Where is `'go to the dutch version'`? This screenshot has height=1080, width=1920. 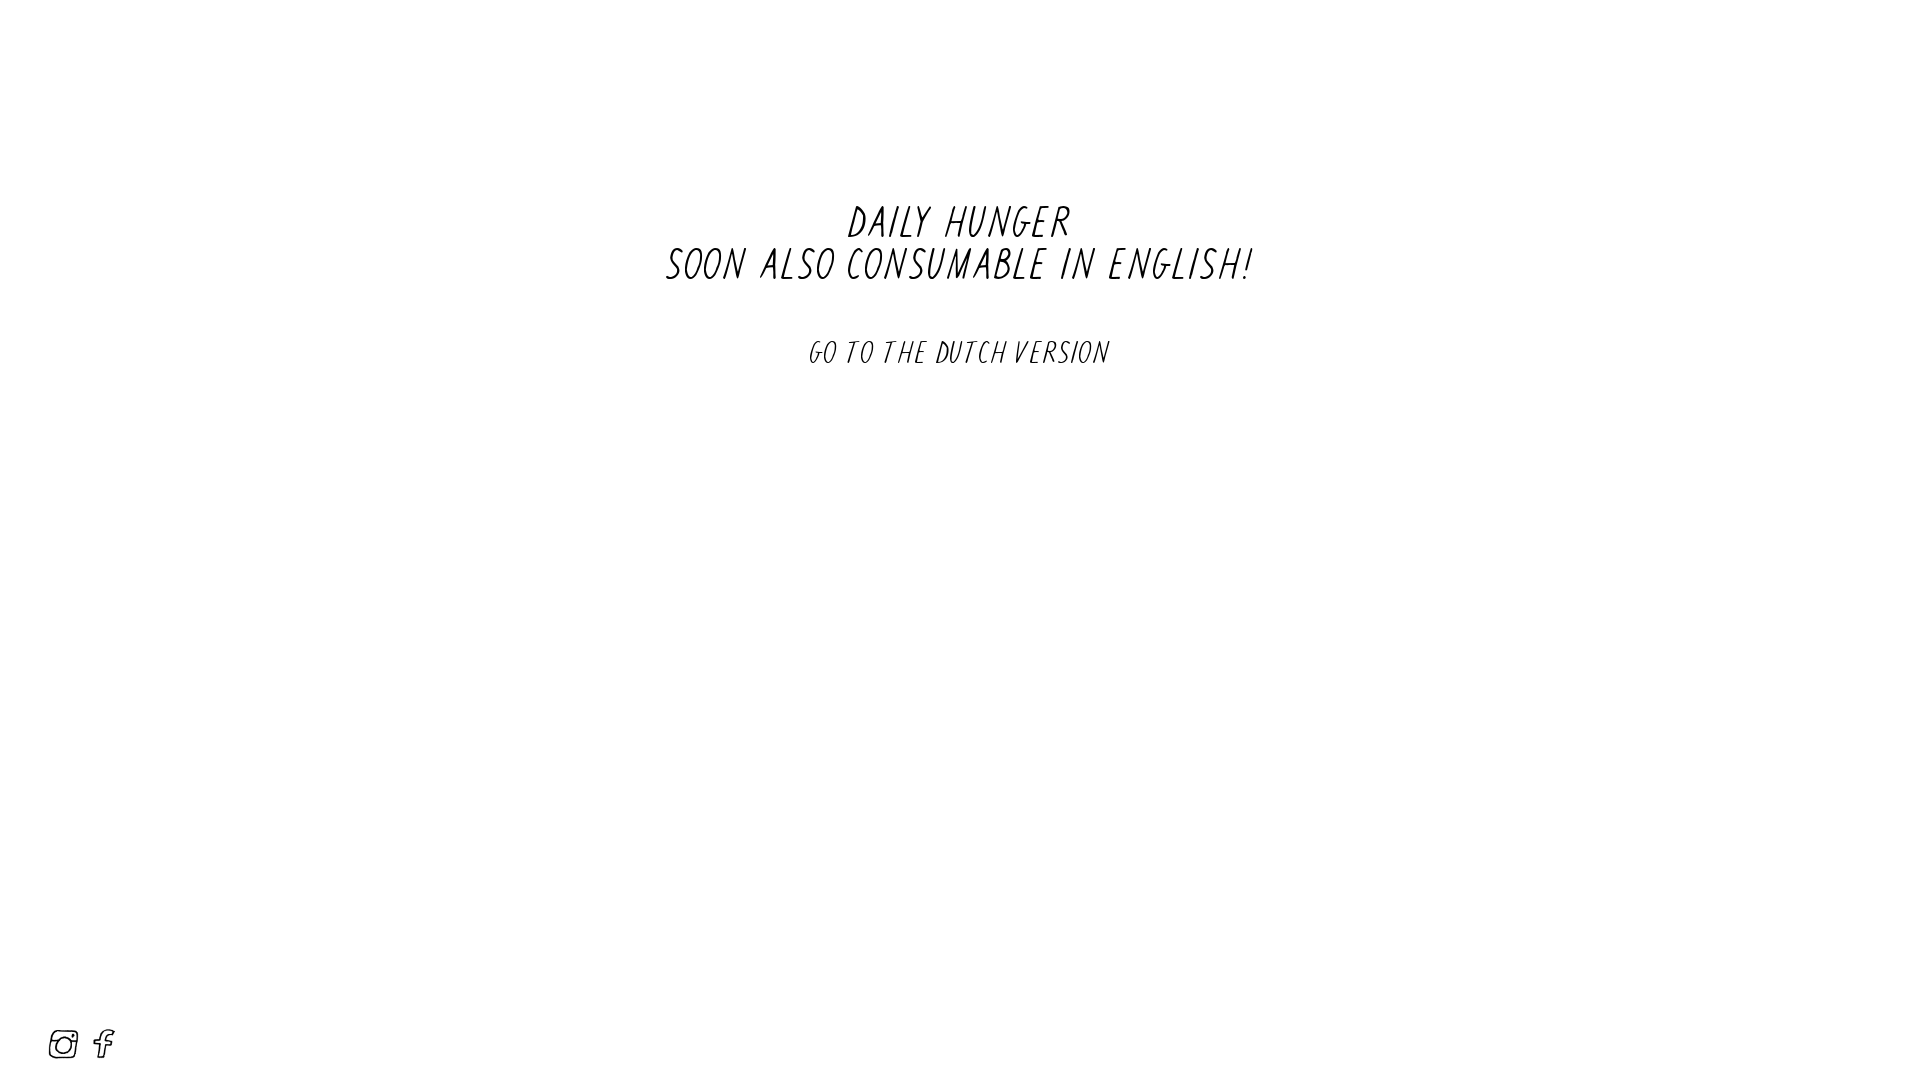
'go to the dutch version' is located at coordinates (960, 350).